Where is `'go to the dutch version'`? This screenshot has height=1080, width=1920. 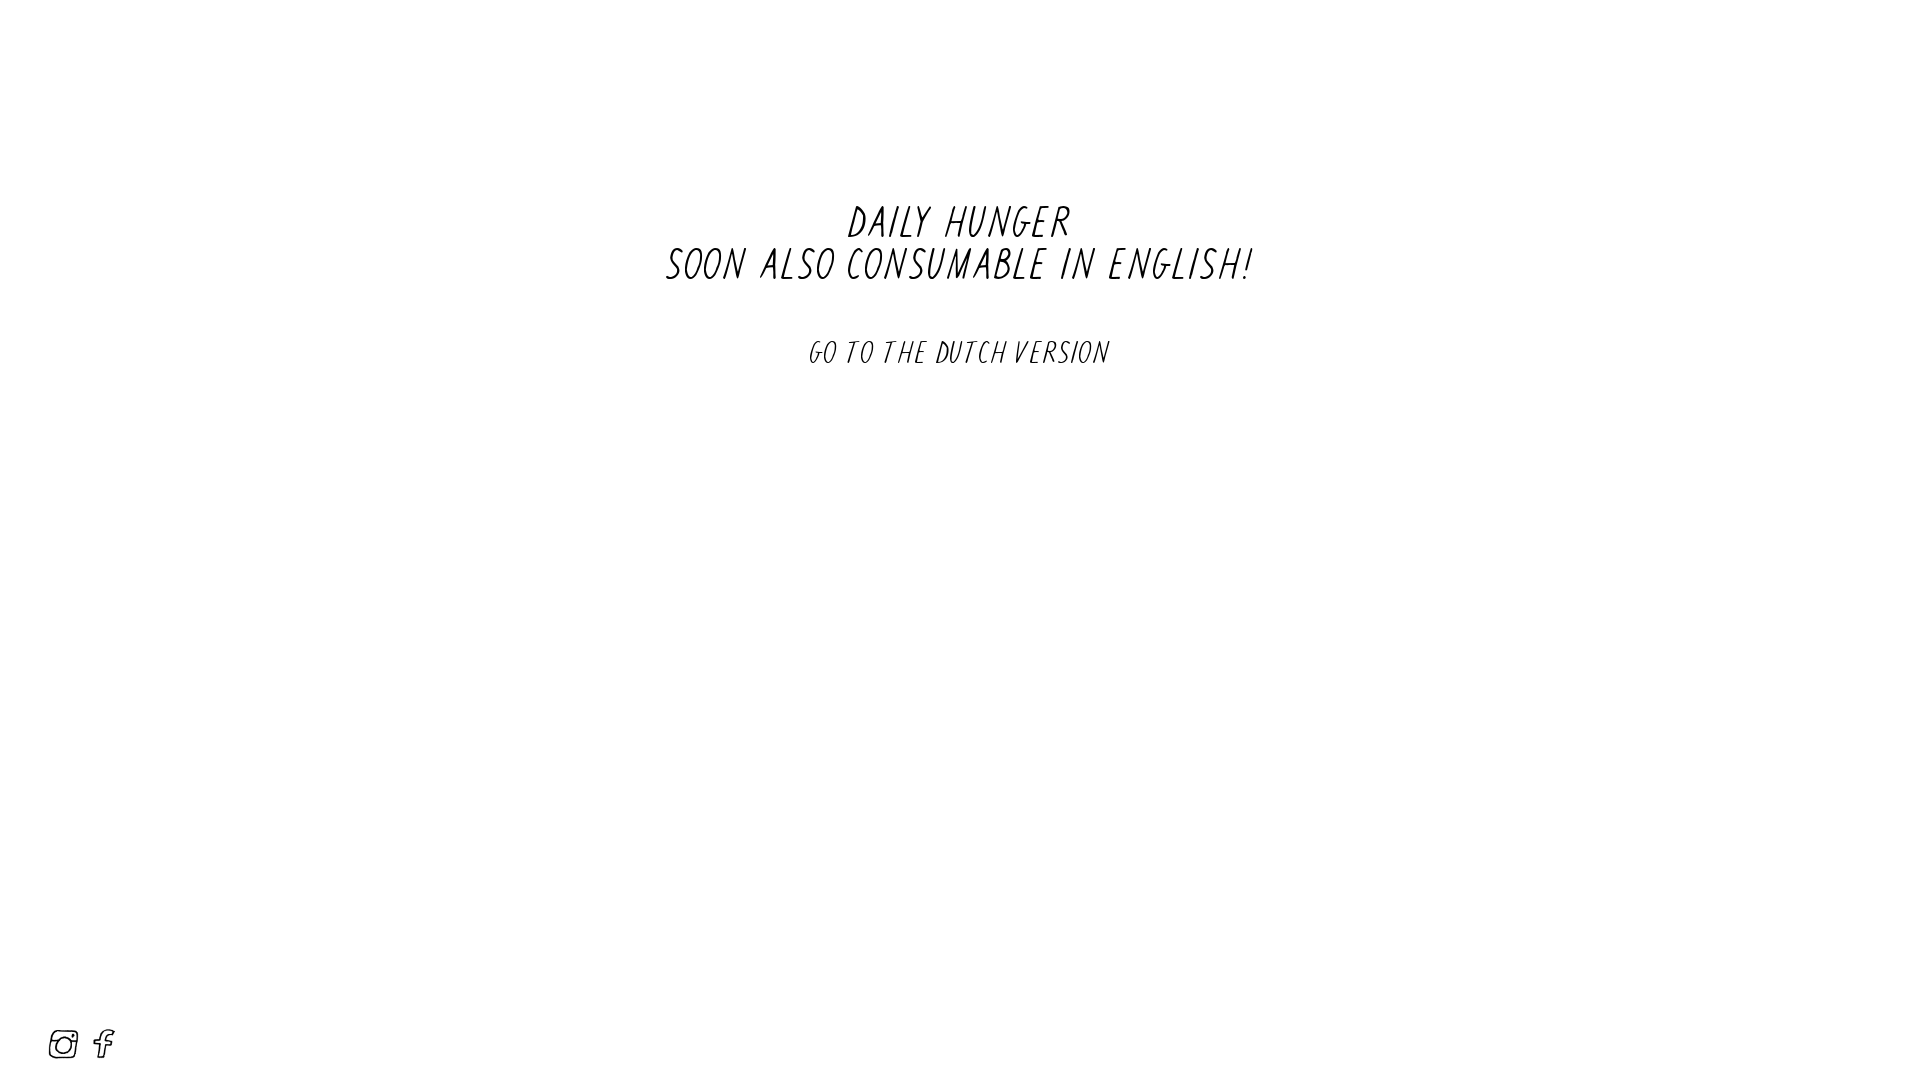
'go to the dutch version' is located at coordinates (960, 350).